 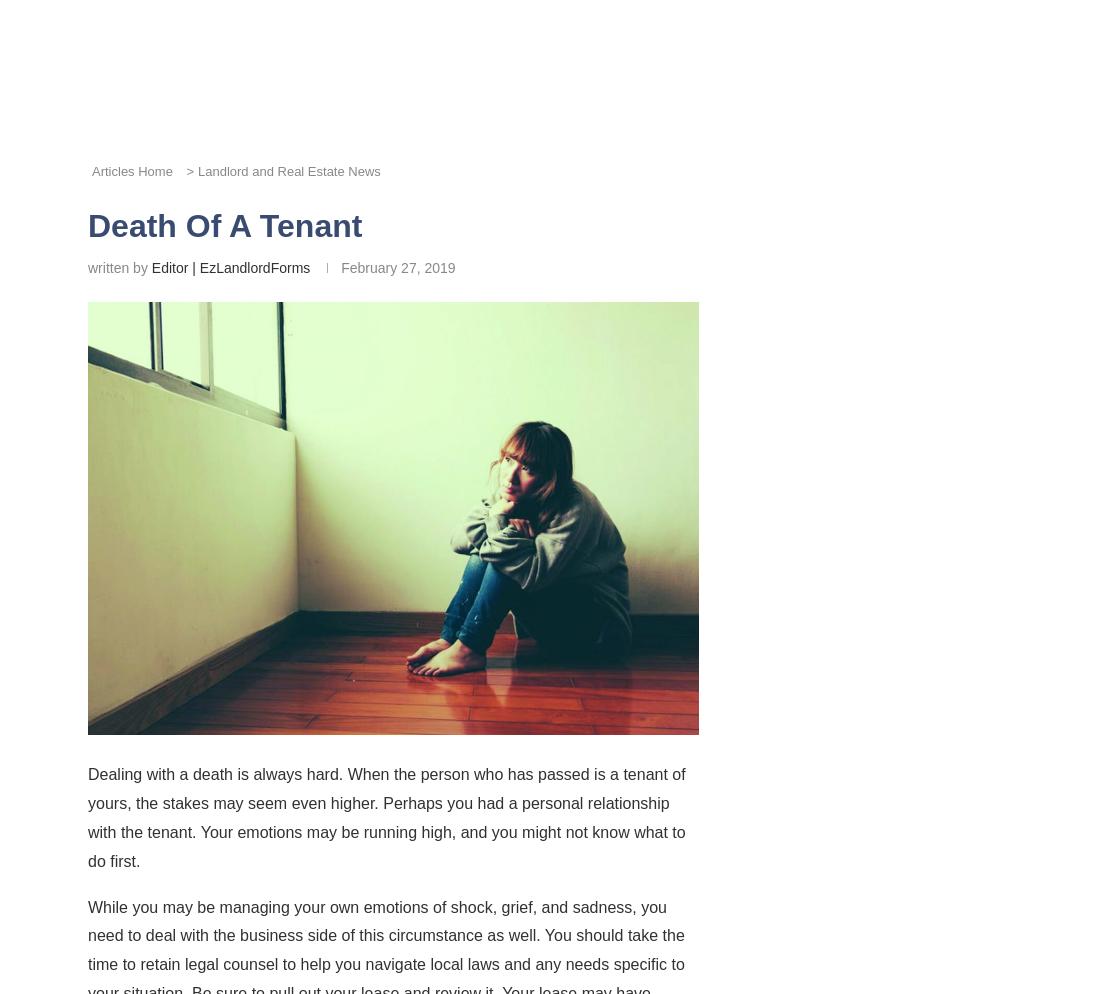 I want to click on 'Twitter', so click(x=479, y=579).